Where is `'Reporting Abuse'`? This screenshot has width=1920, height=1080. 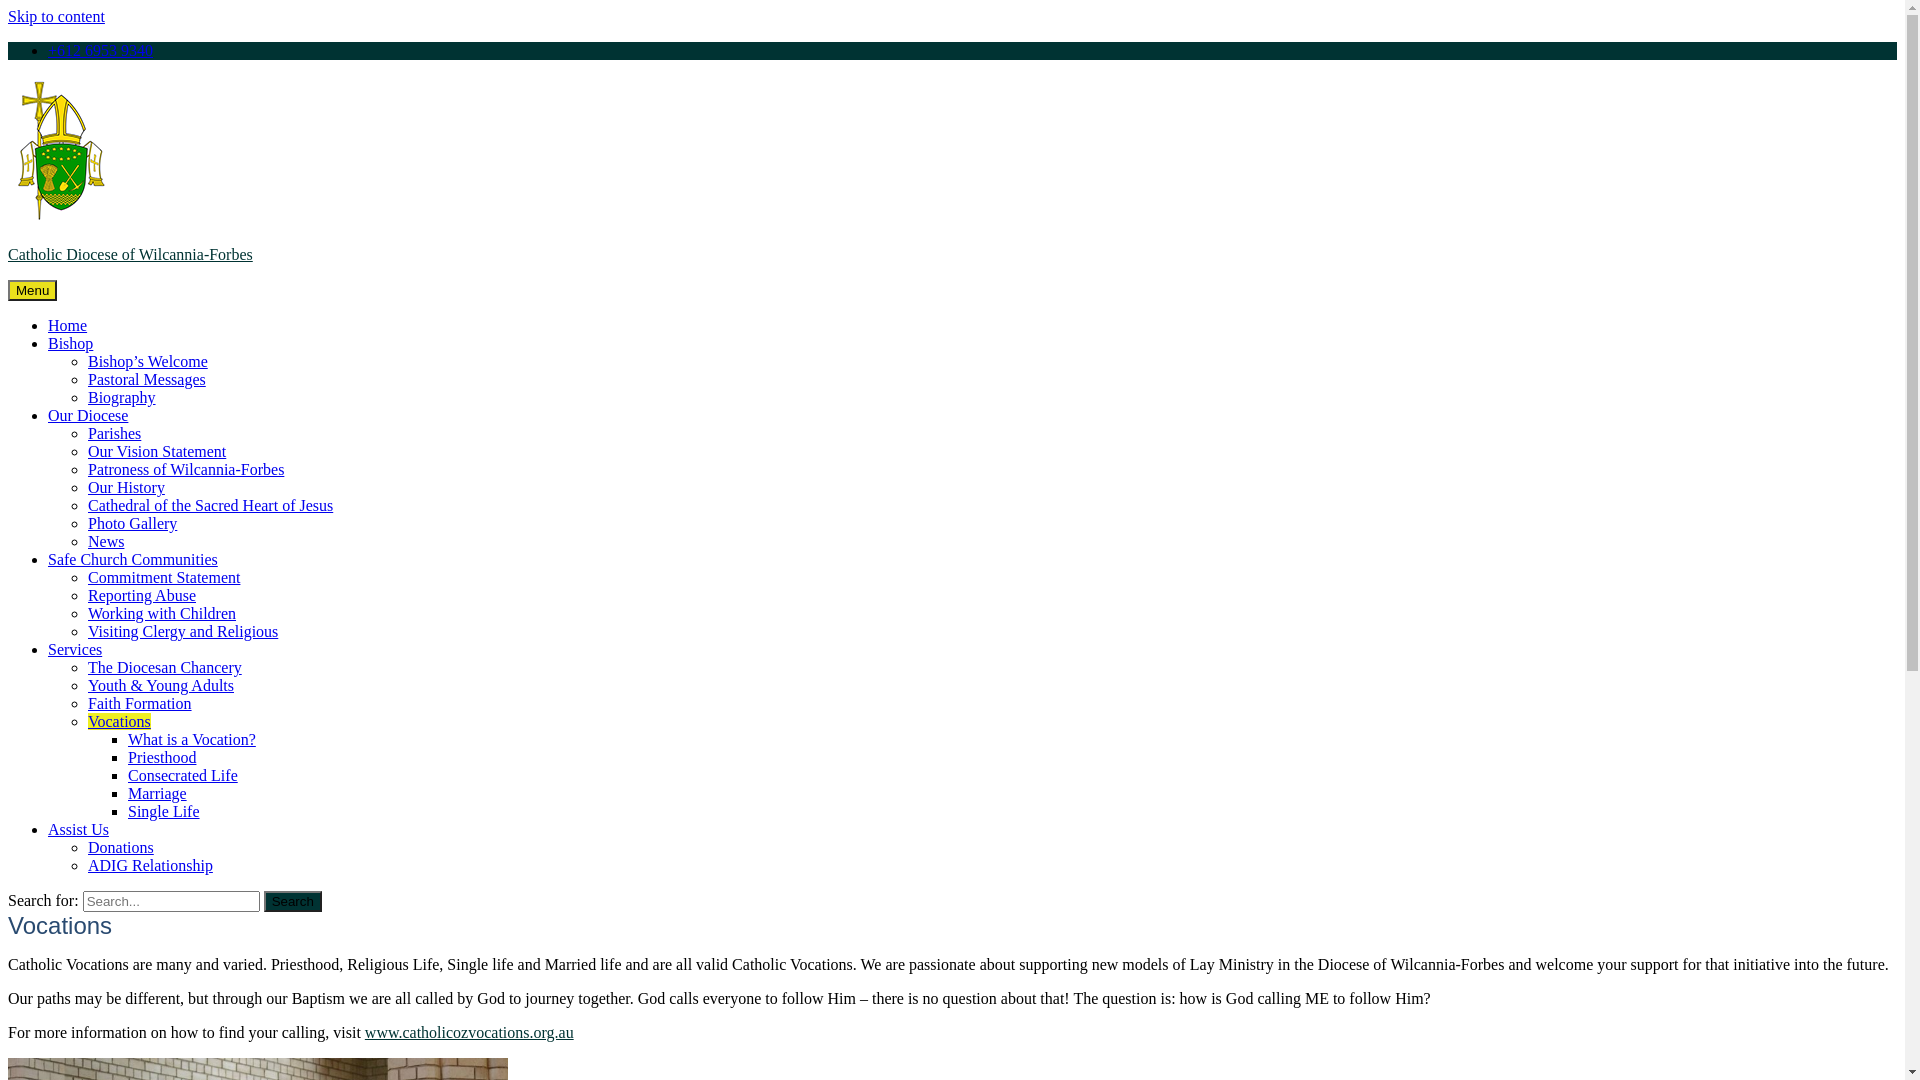
'Reporting Abuse' is located at coordinates (141, 594).